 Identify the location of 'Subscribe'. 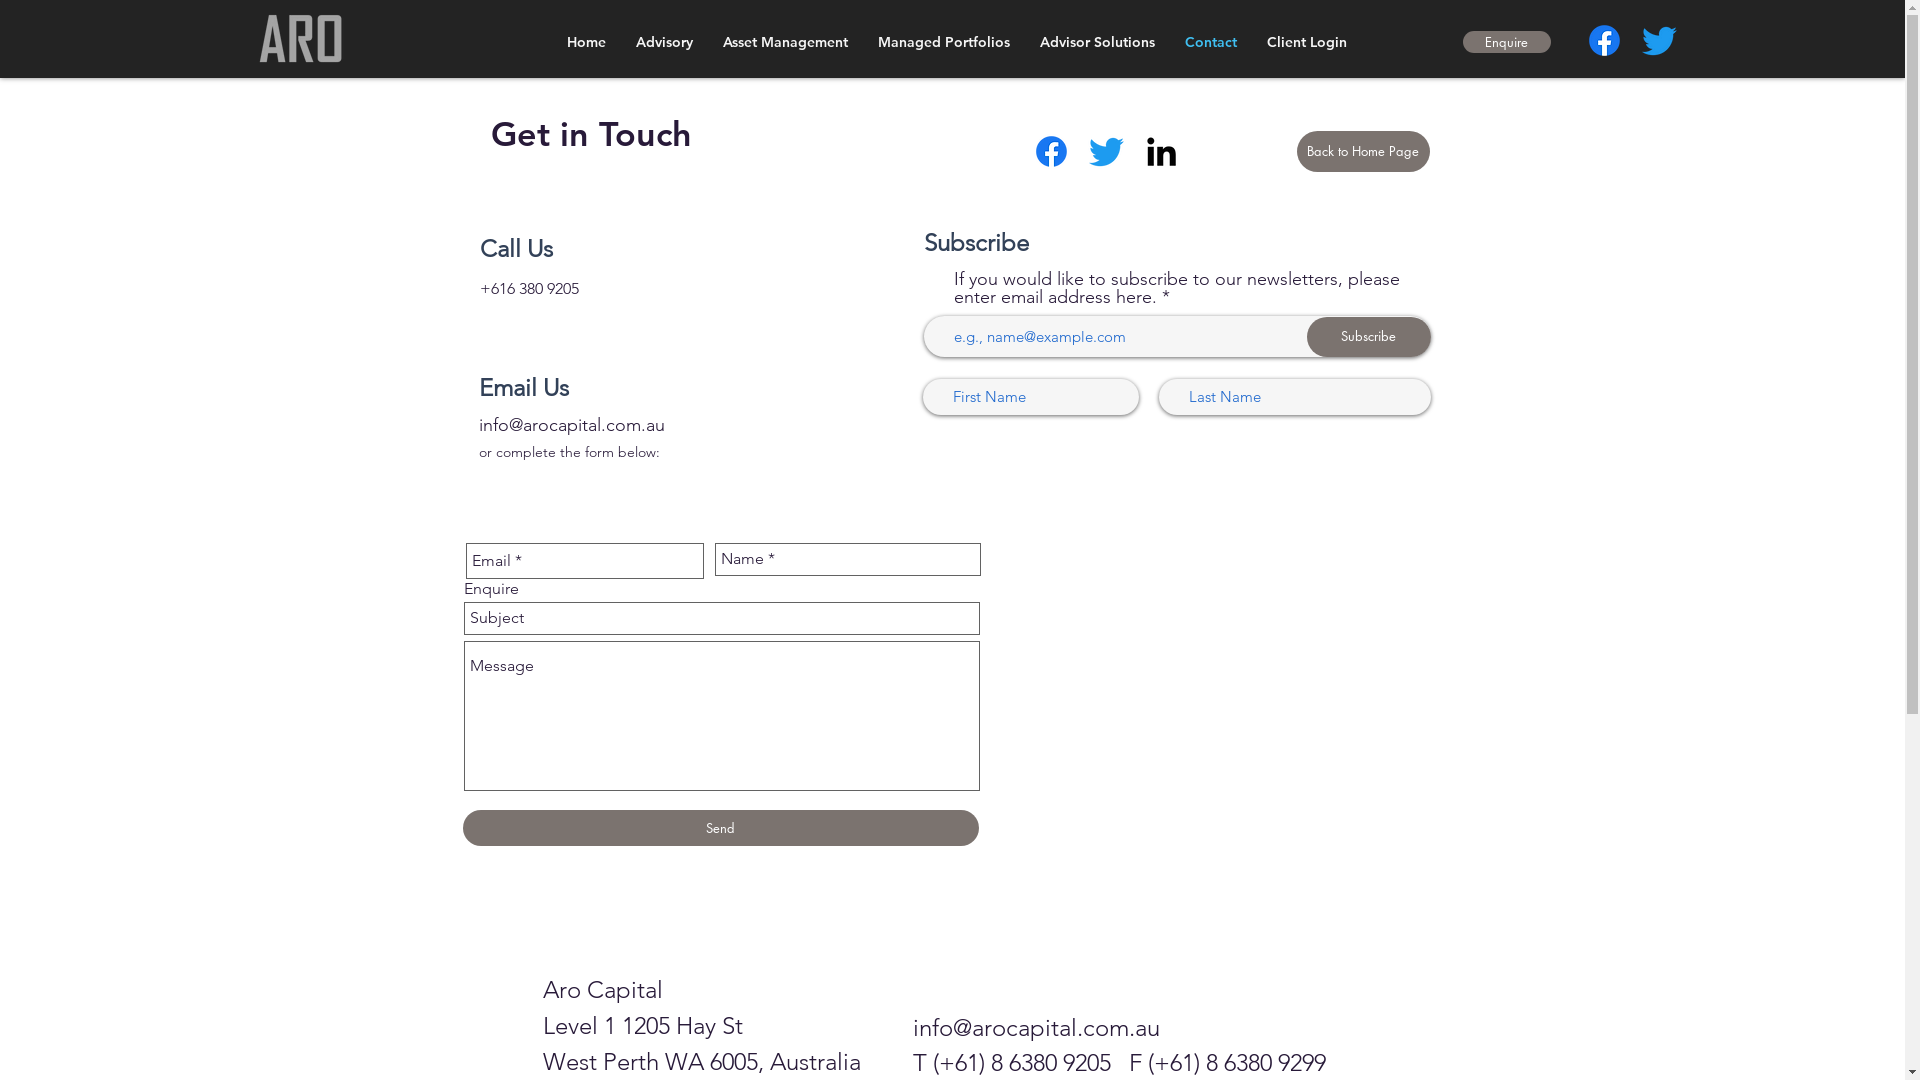
(1367, 334).